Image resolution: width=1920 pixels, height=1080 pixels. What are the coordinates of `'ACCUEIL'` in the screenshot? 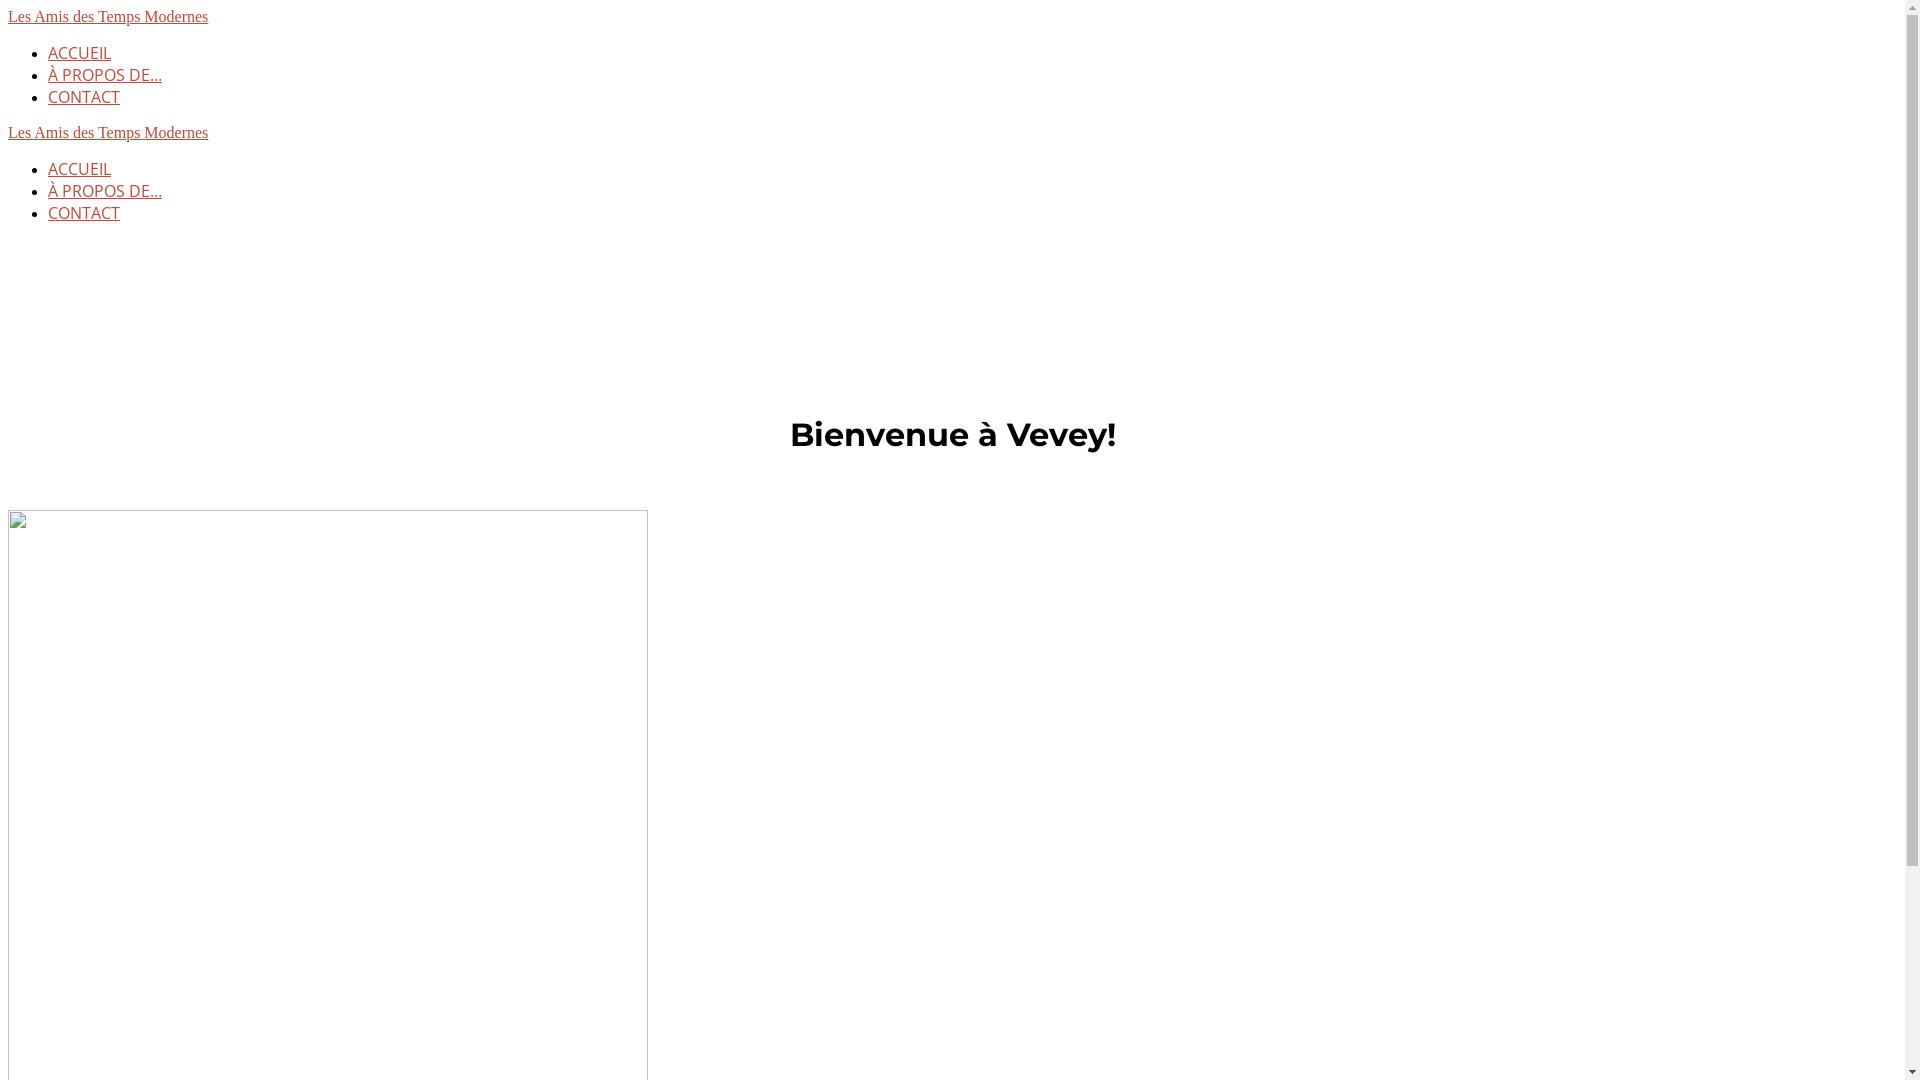 It's located at (48, 168).